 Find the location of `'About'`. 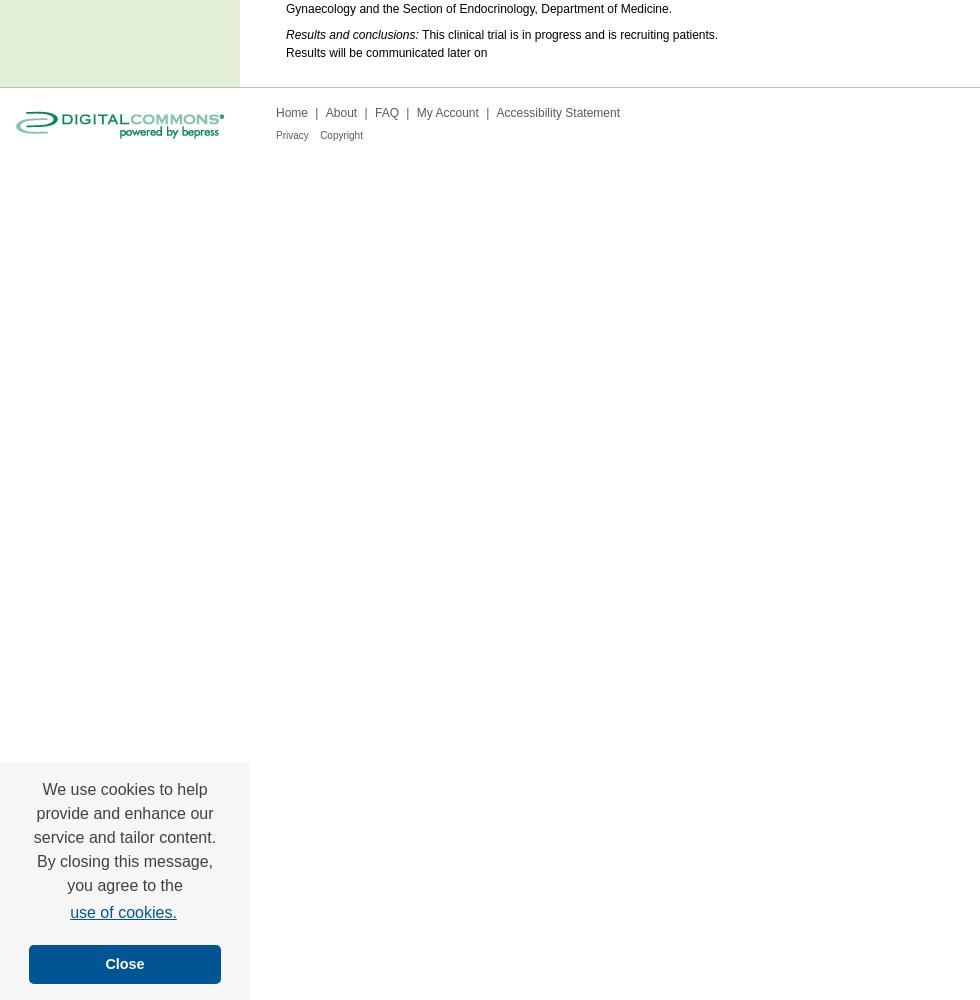

'About' is located at coordinates (341, 112).